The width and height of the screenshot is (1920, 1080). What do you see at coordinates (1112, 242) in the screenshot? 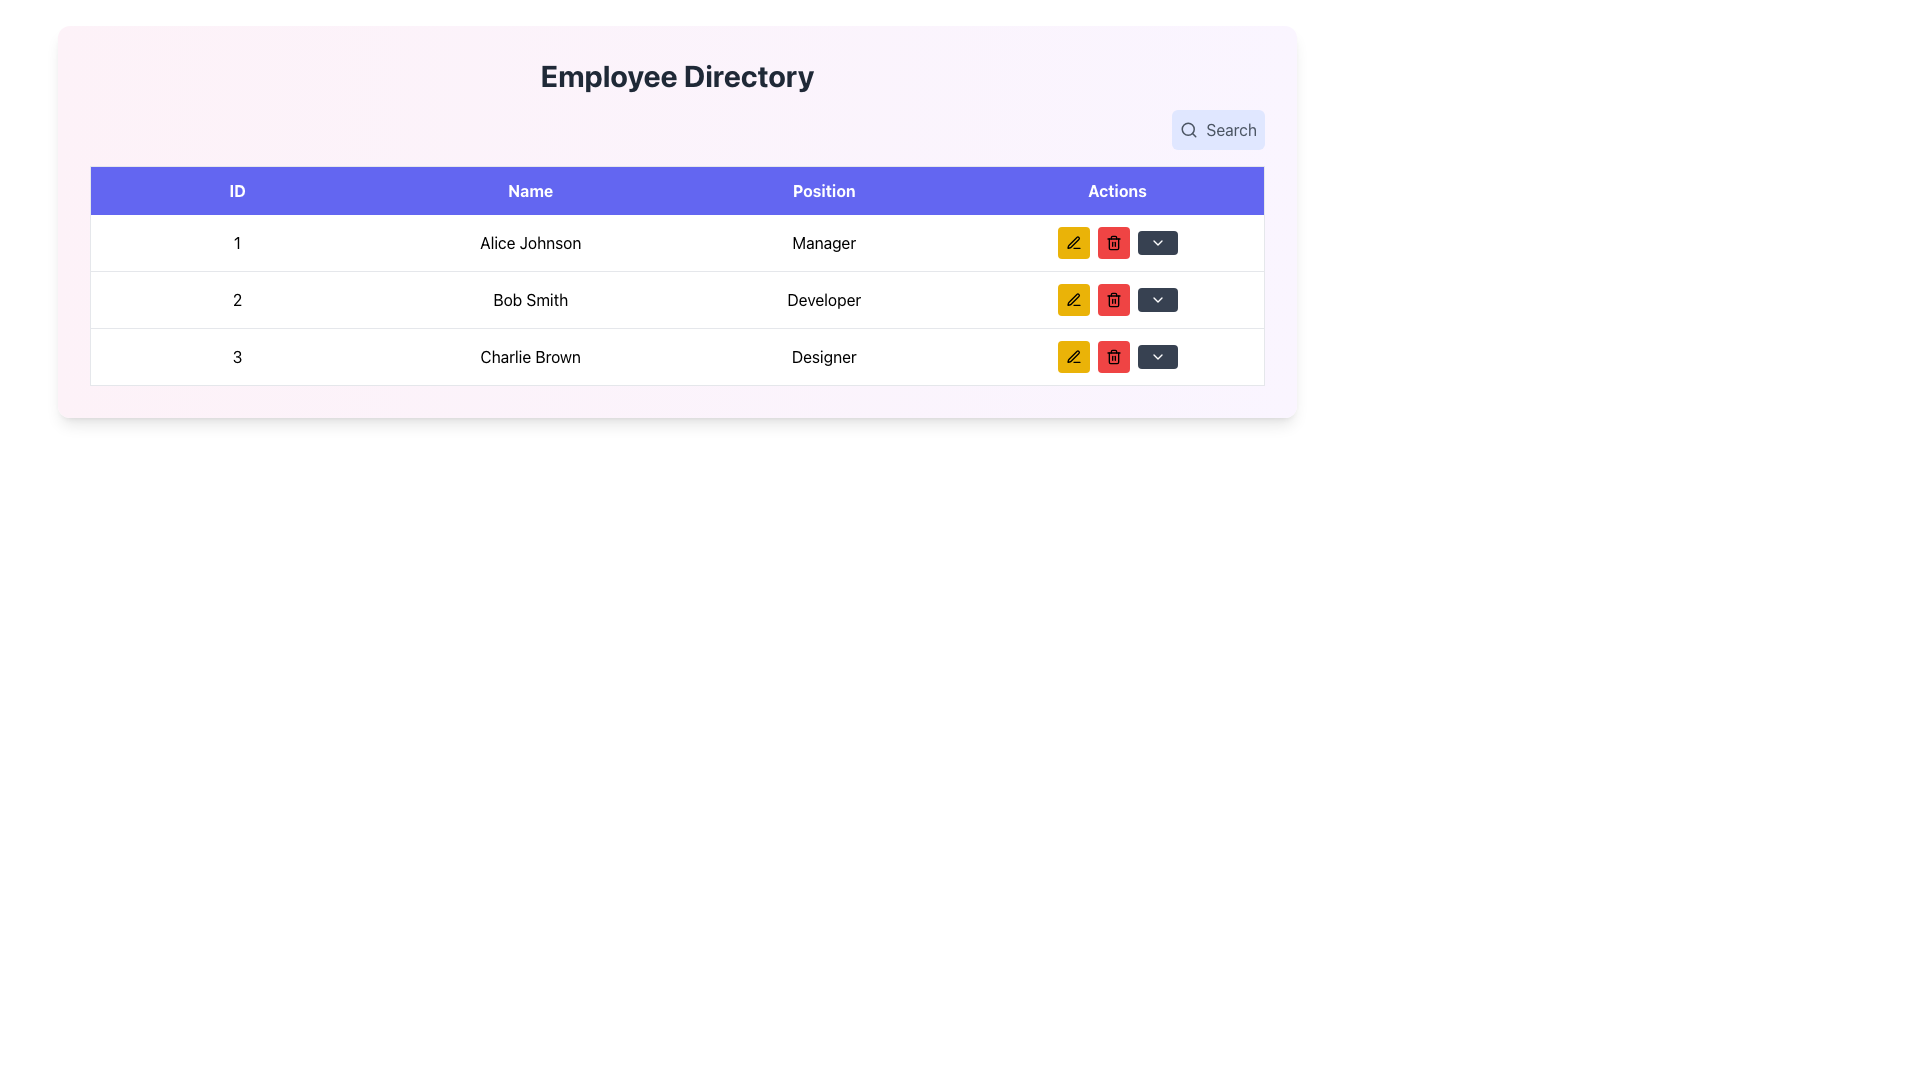
I see `the delete button in the 'Actions' column of the table for the employee 'Bob Smith' to initiate deletion` at bounding box center [1112, 242].